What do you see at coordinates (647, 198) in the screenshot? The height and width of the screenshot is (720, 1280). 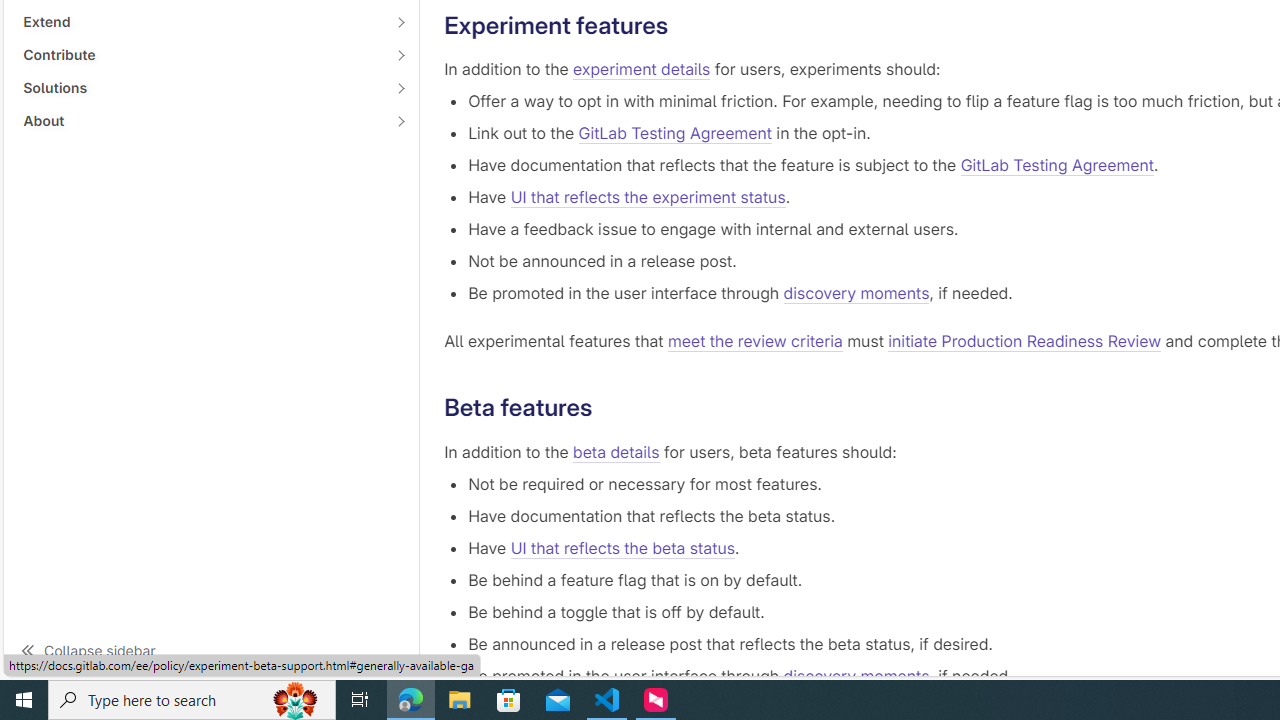 I see `'UI that reflects the experiment status'` at bounding box center [647, 198].